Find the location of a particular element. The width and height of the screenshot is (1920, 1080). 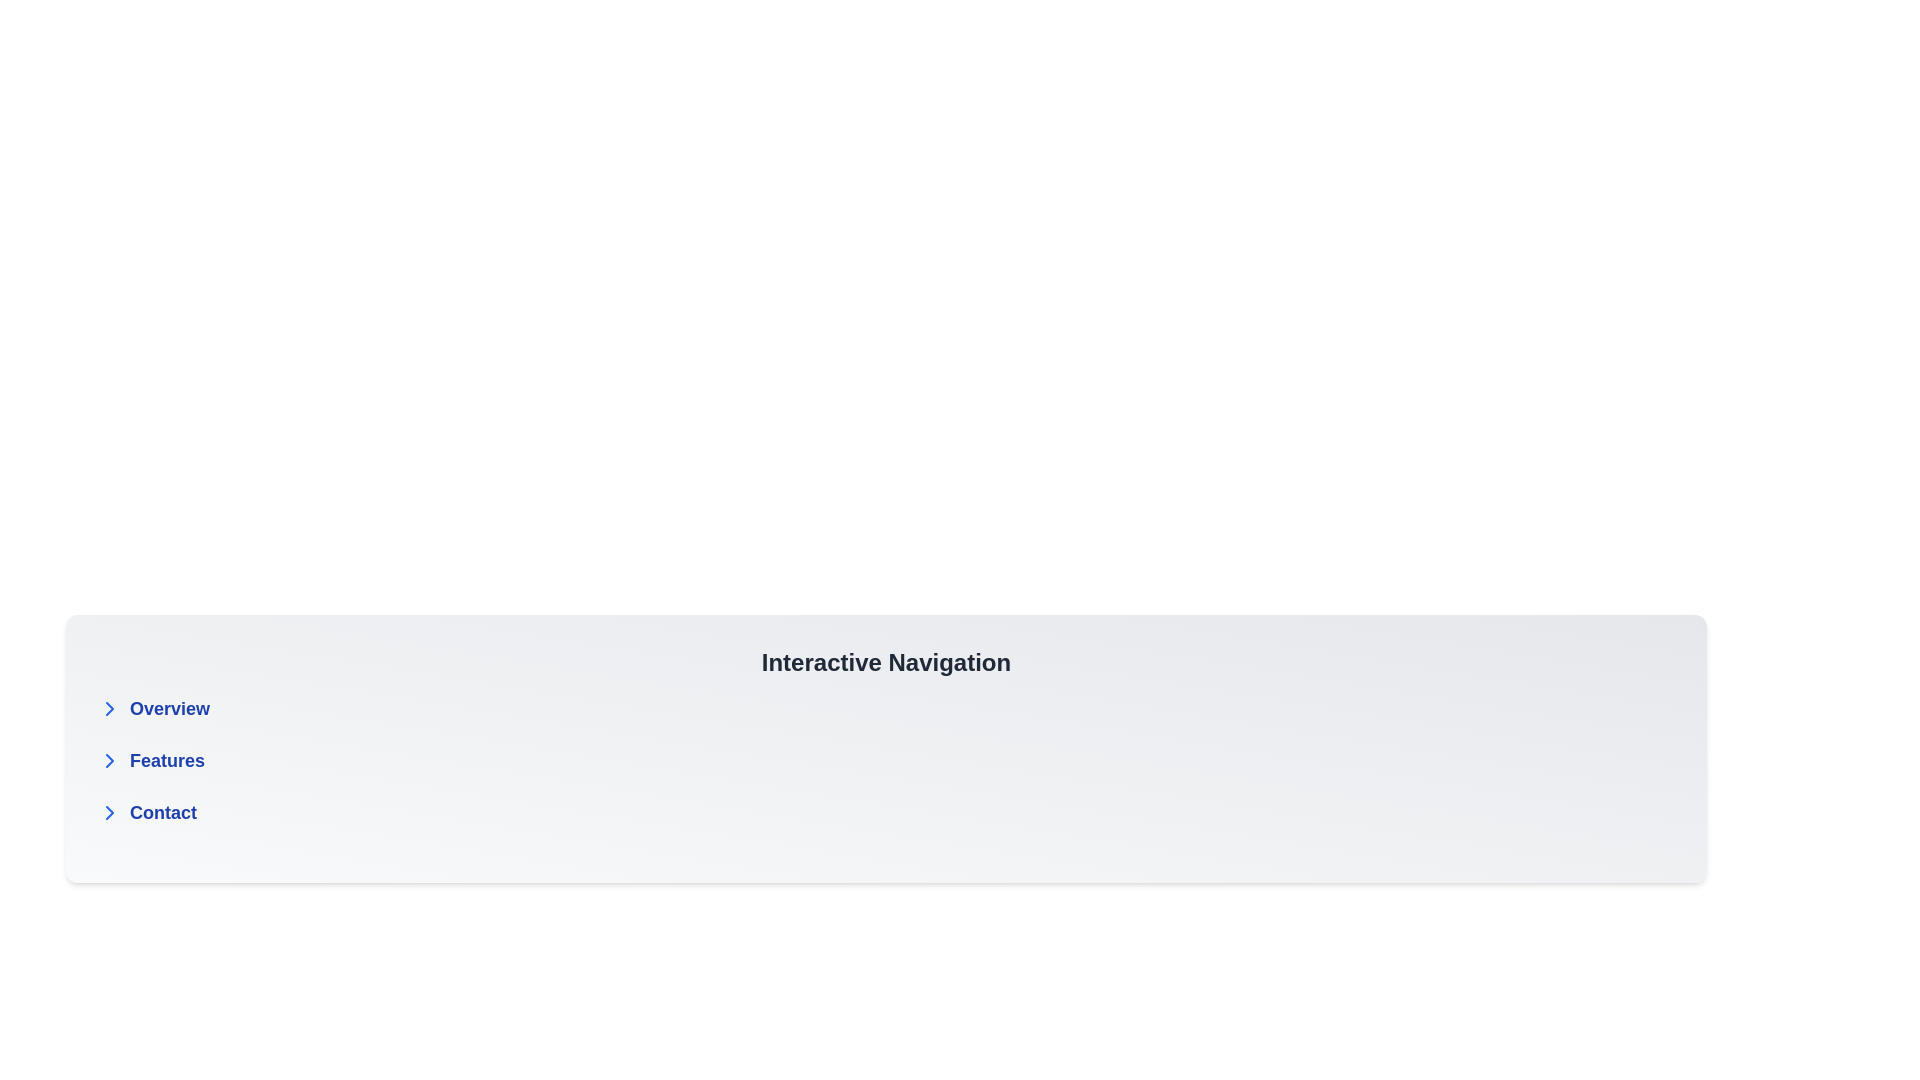

the text label within the first horizontal navigation item at the top of the list, which leads to an overview or summary section is located at coordinates (170, 708).